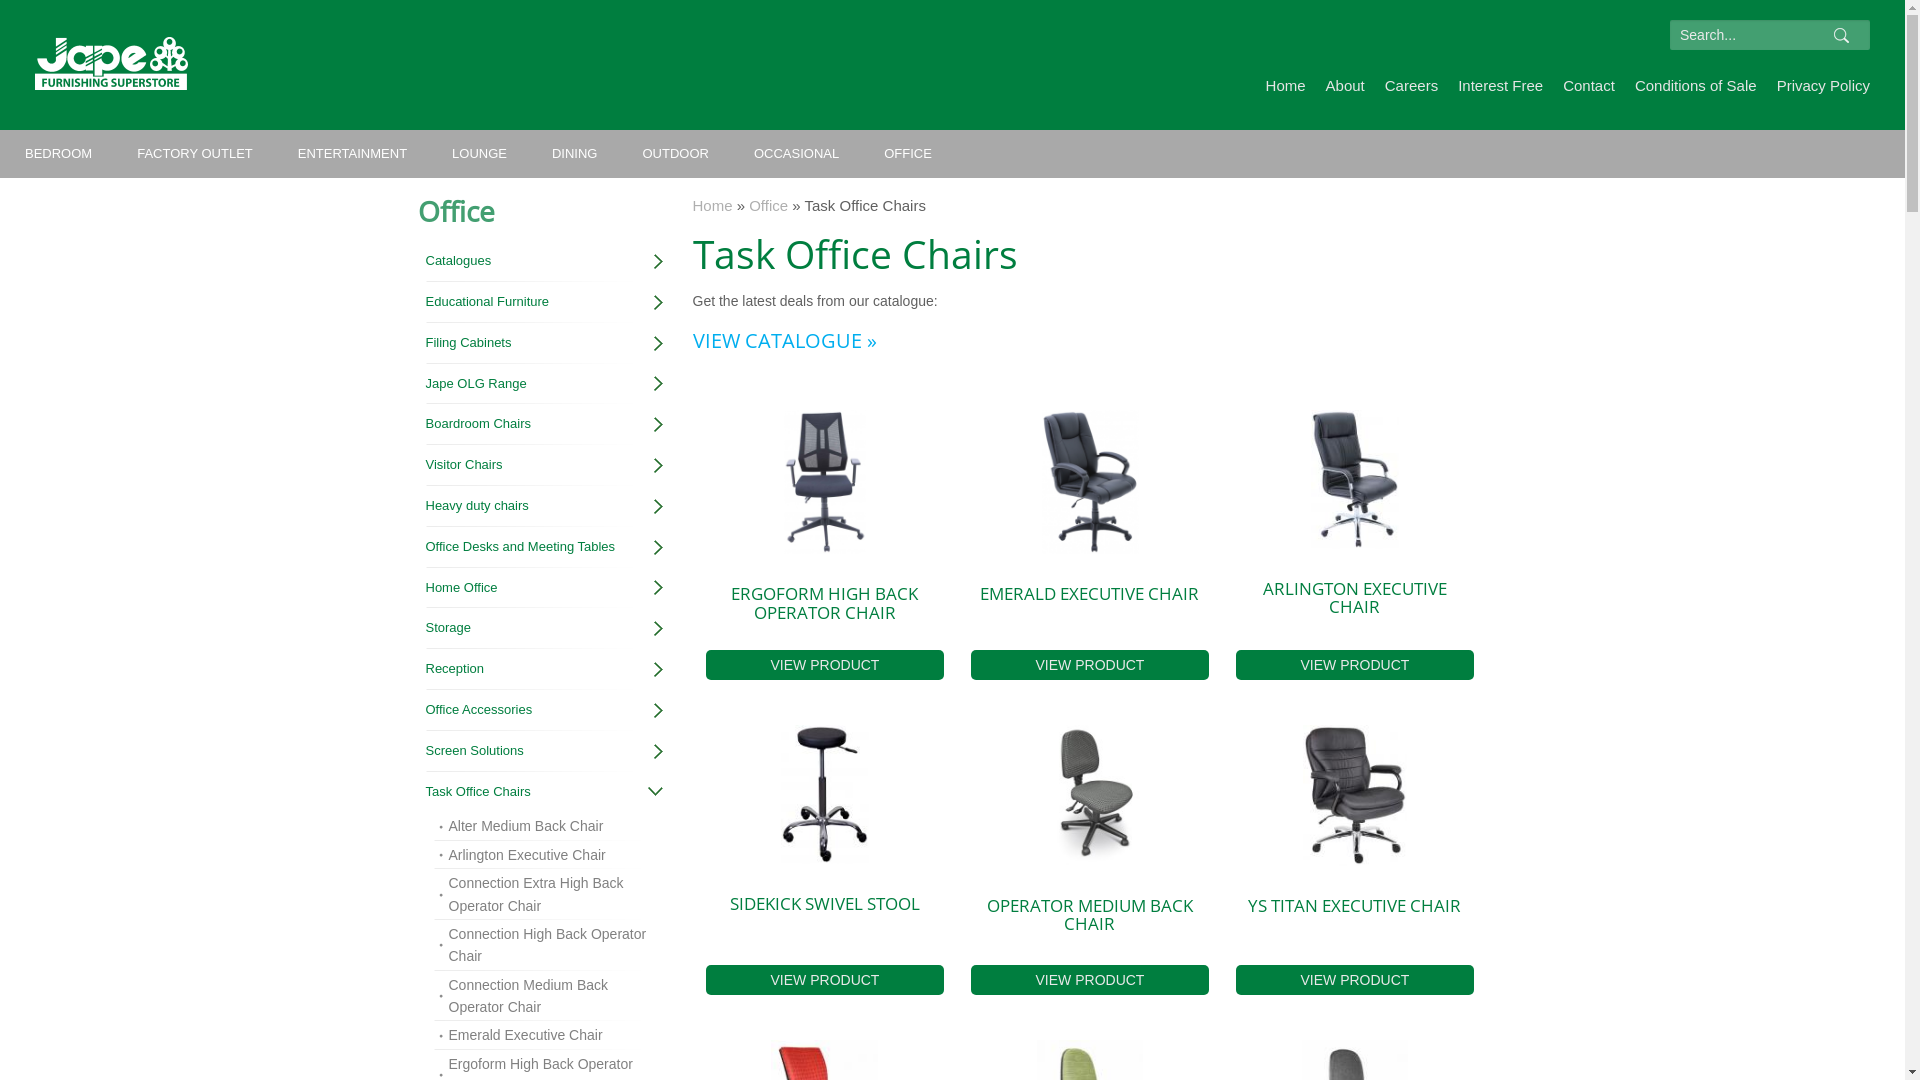 The height and width of the screenshot is (1080, 1920). I want to click on 'OCCASIONAL', so click(795, 152).